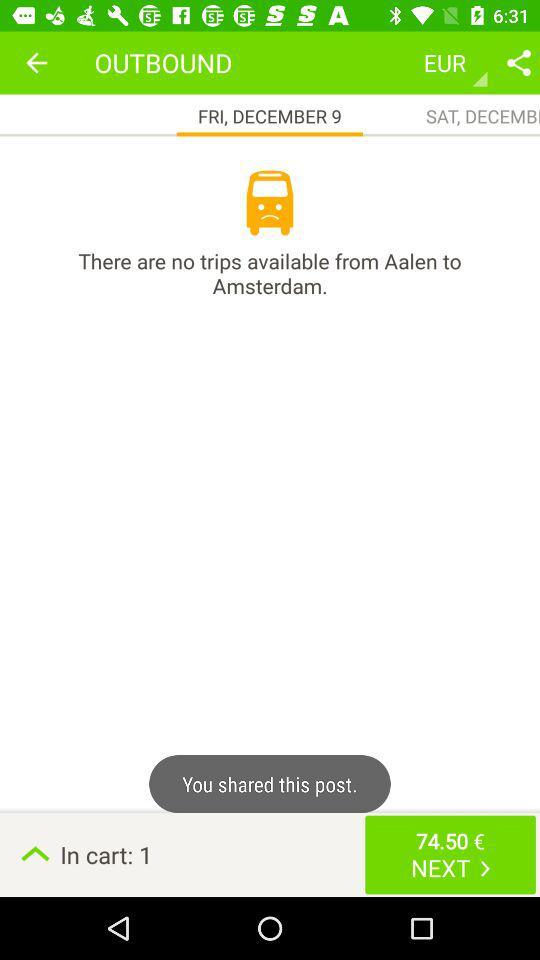 The height and width of the screenshot is (960, 540). Describe the element at coordinates (518, 62) in the screenshot. I see `share your post` at that location.